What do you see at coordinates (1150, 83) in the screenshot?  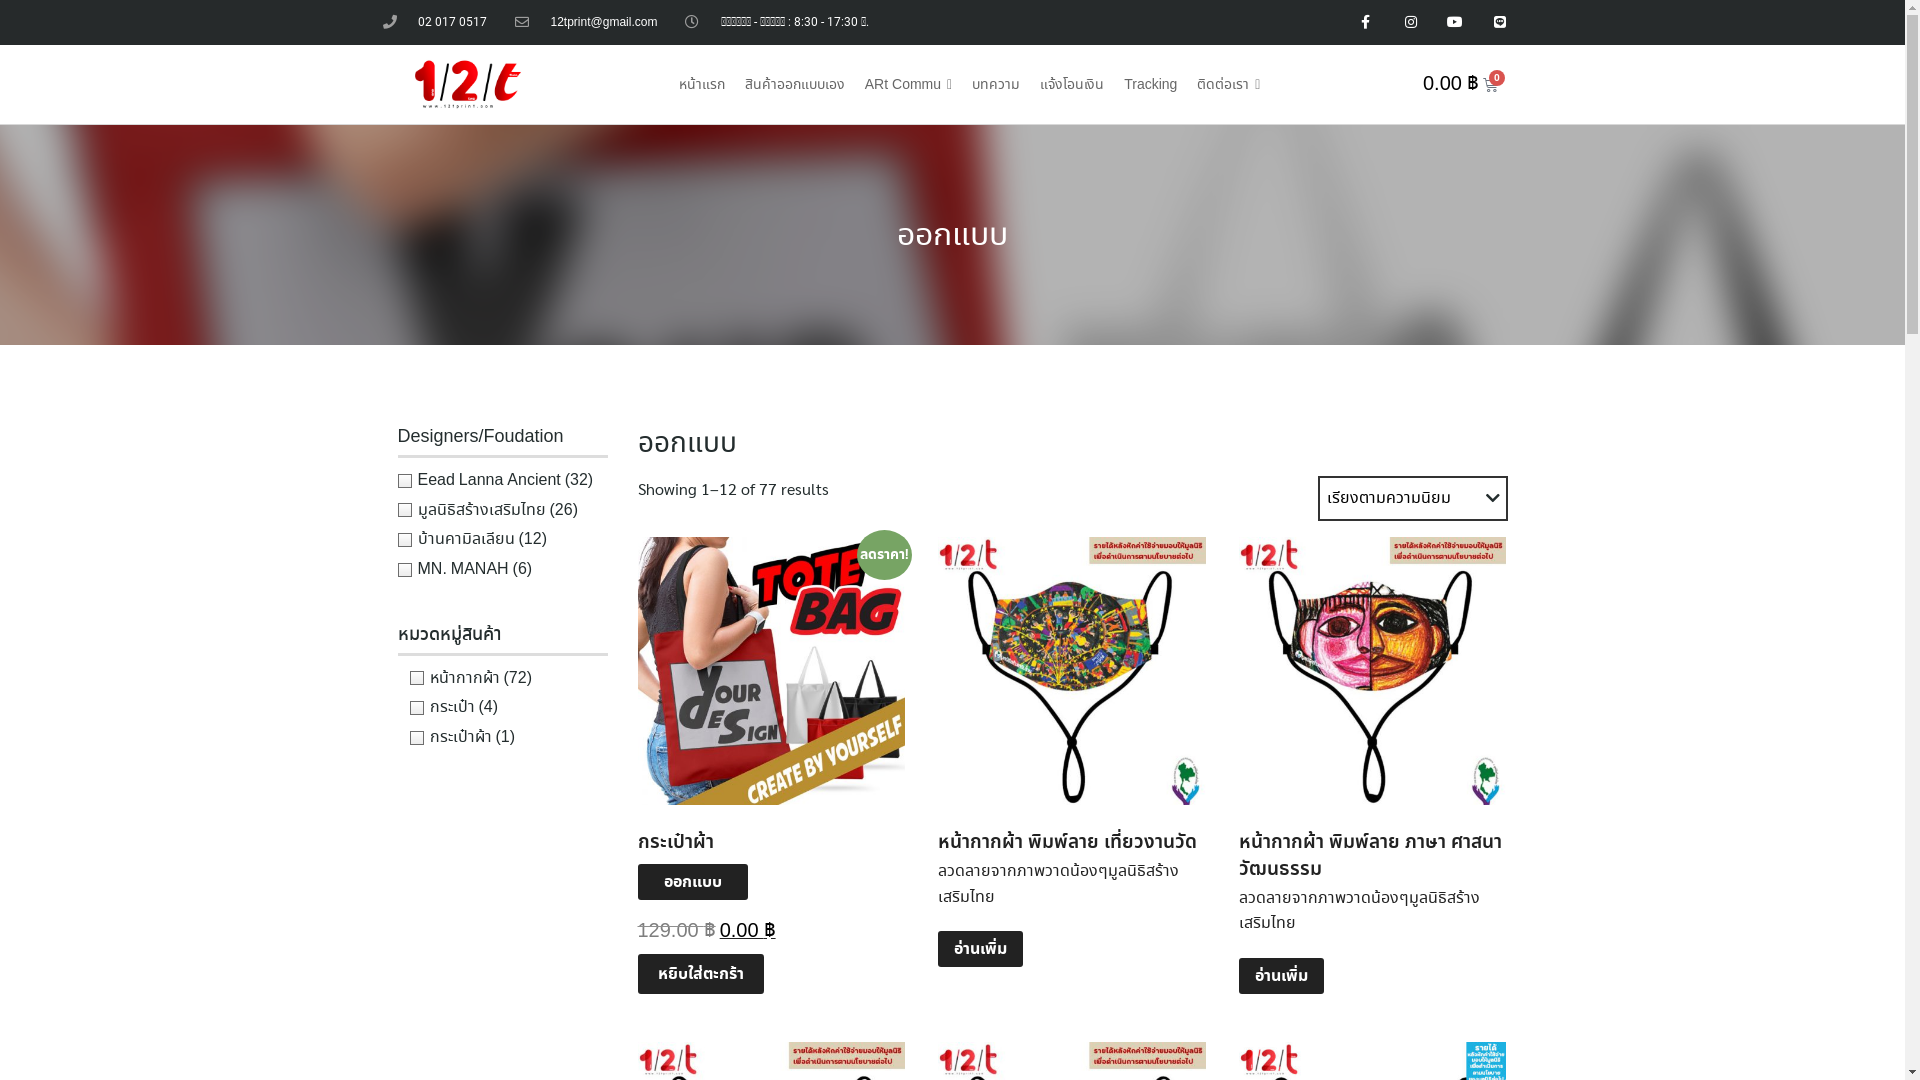 I see `'Tracking'` at bounding box center [1150, 83].